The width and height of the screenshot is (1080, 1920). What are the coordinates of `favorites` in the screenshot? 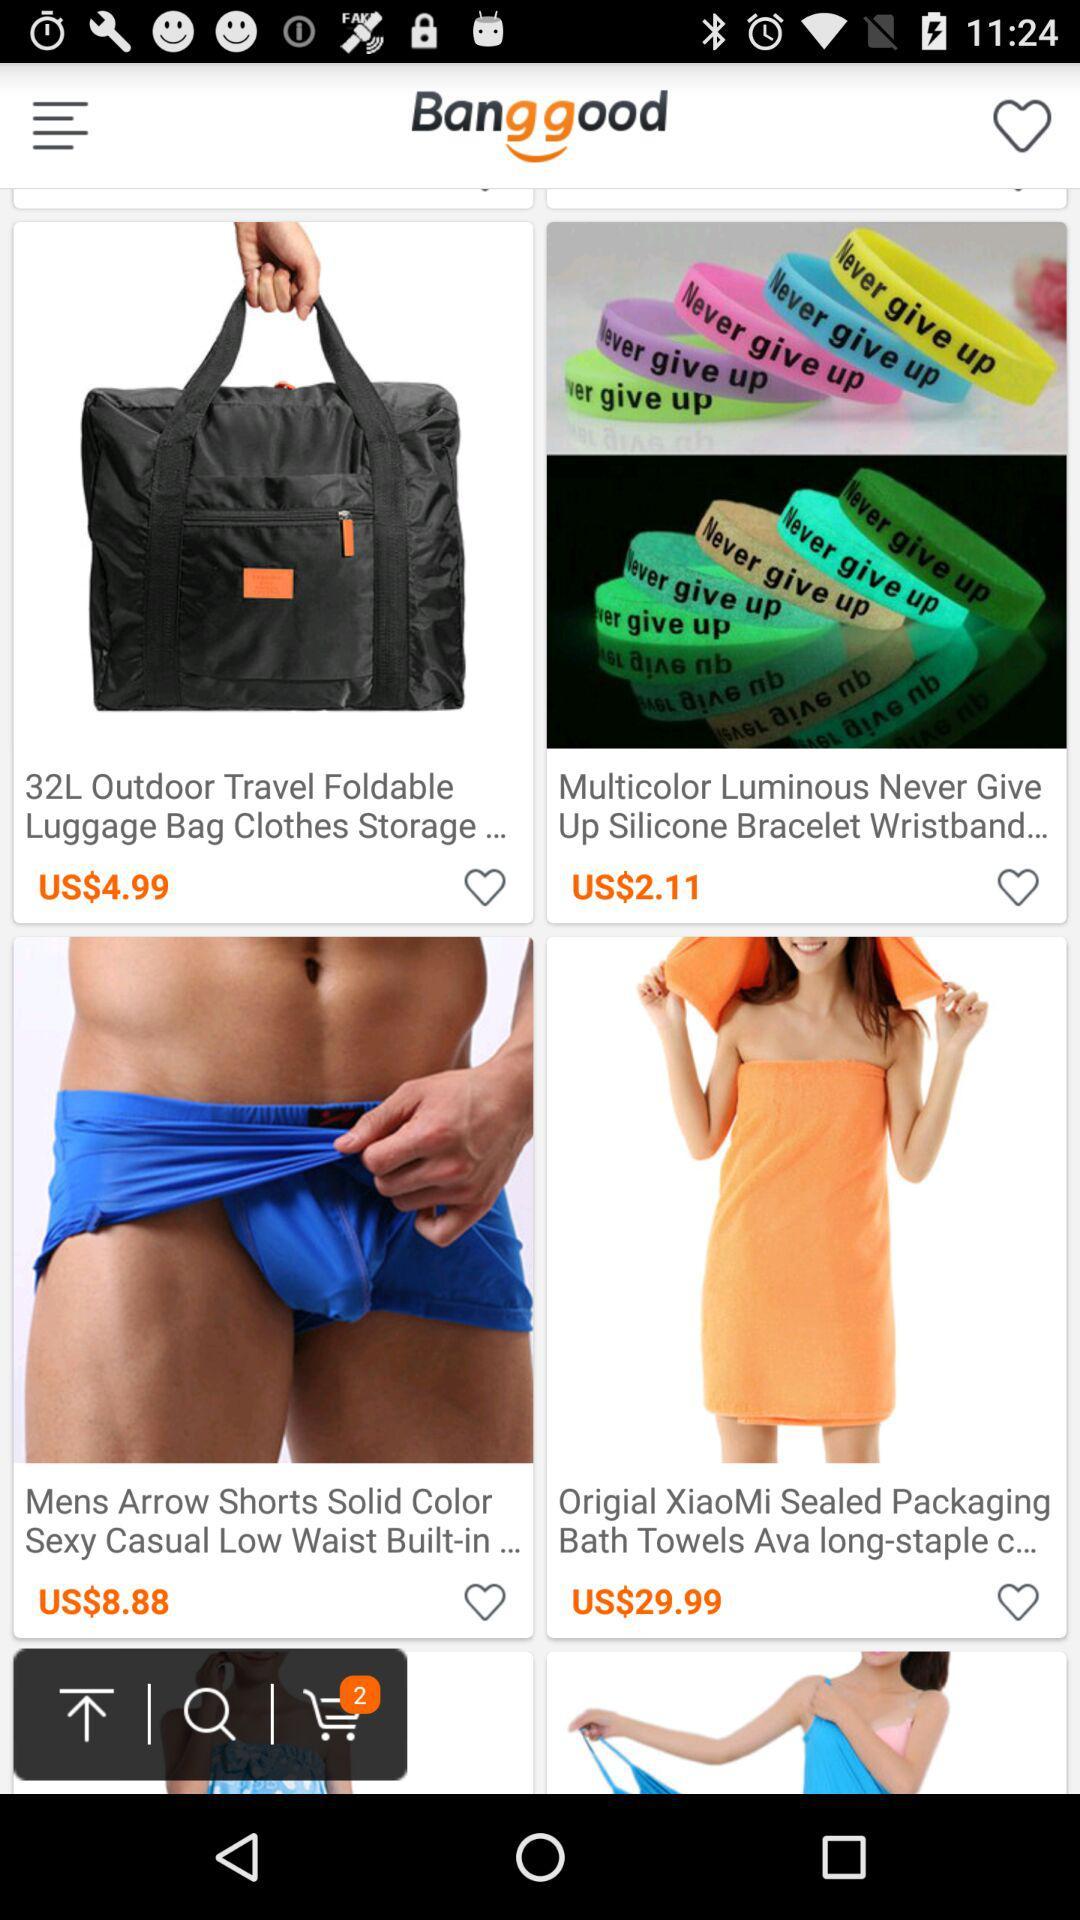 It's located at (1022, 124).